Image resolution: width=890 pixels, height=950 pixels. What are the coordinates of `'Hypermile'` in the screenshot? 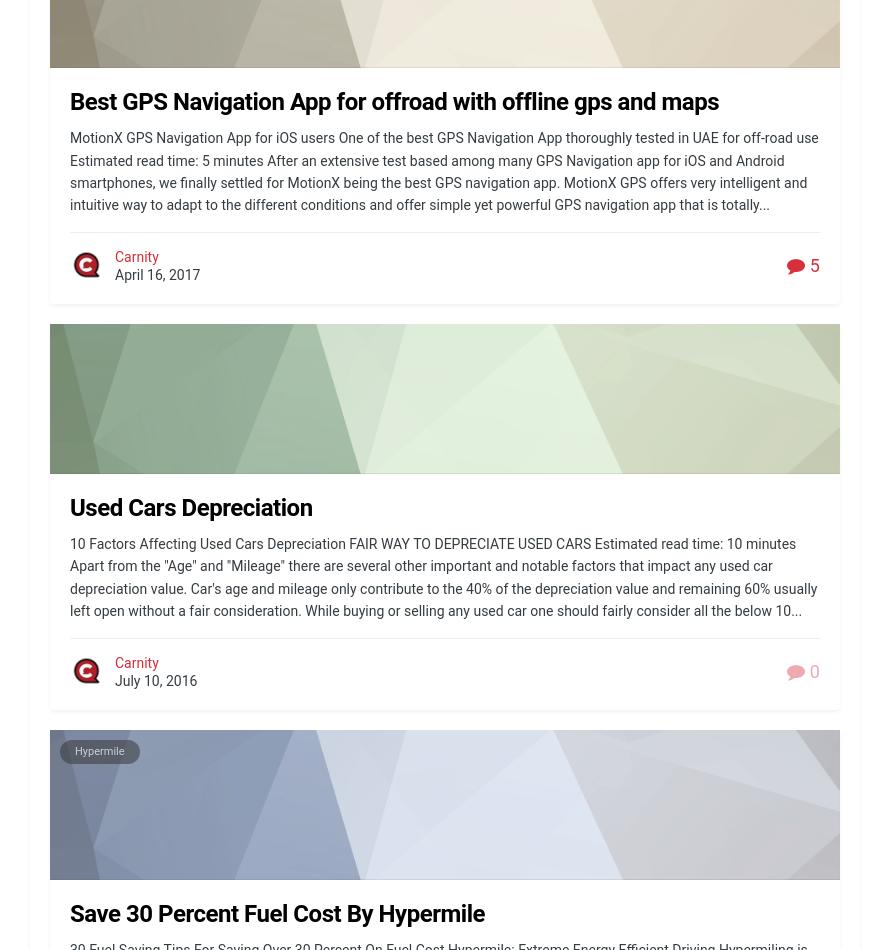 It's located at (98, 749).